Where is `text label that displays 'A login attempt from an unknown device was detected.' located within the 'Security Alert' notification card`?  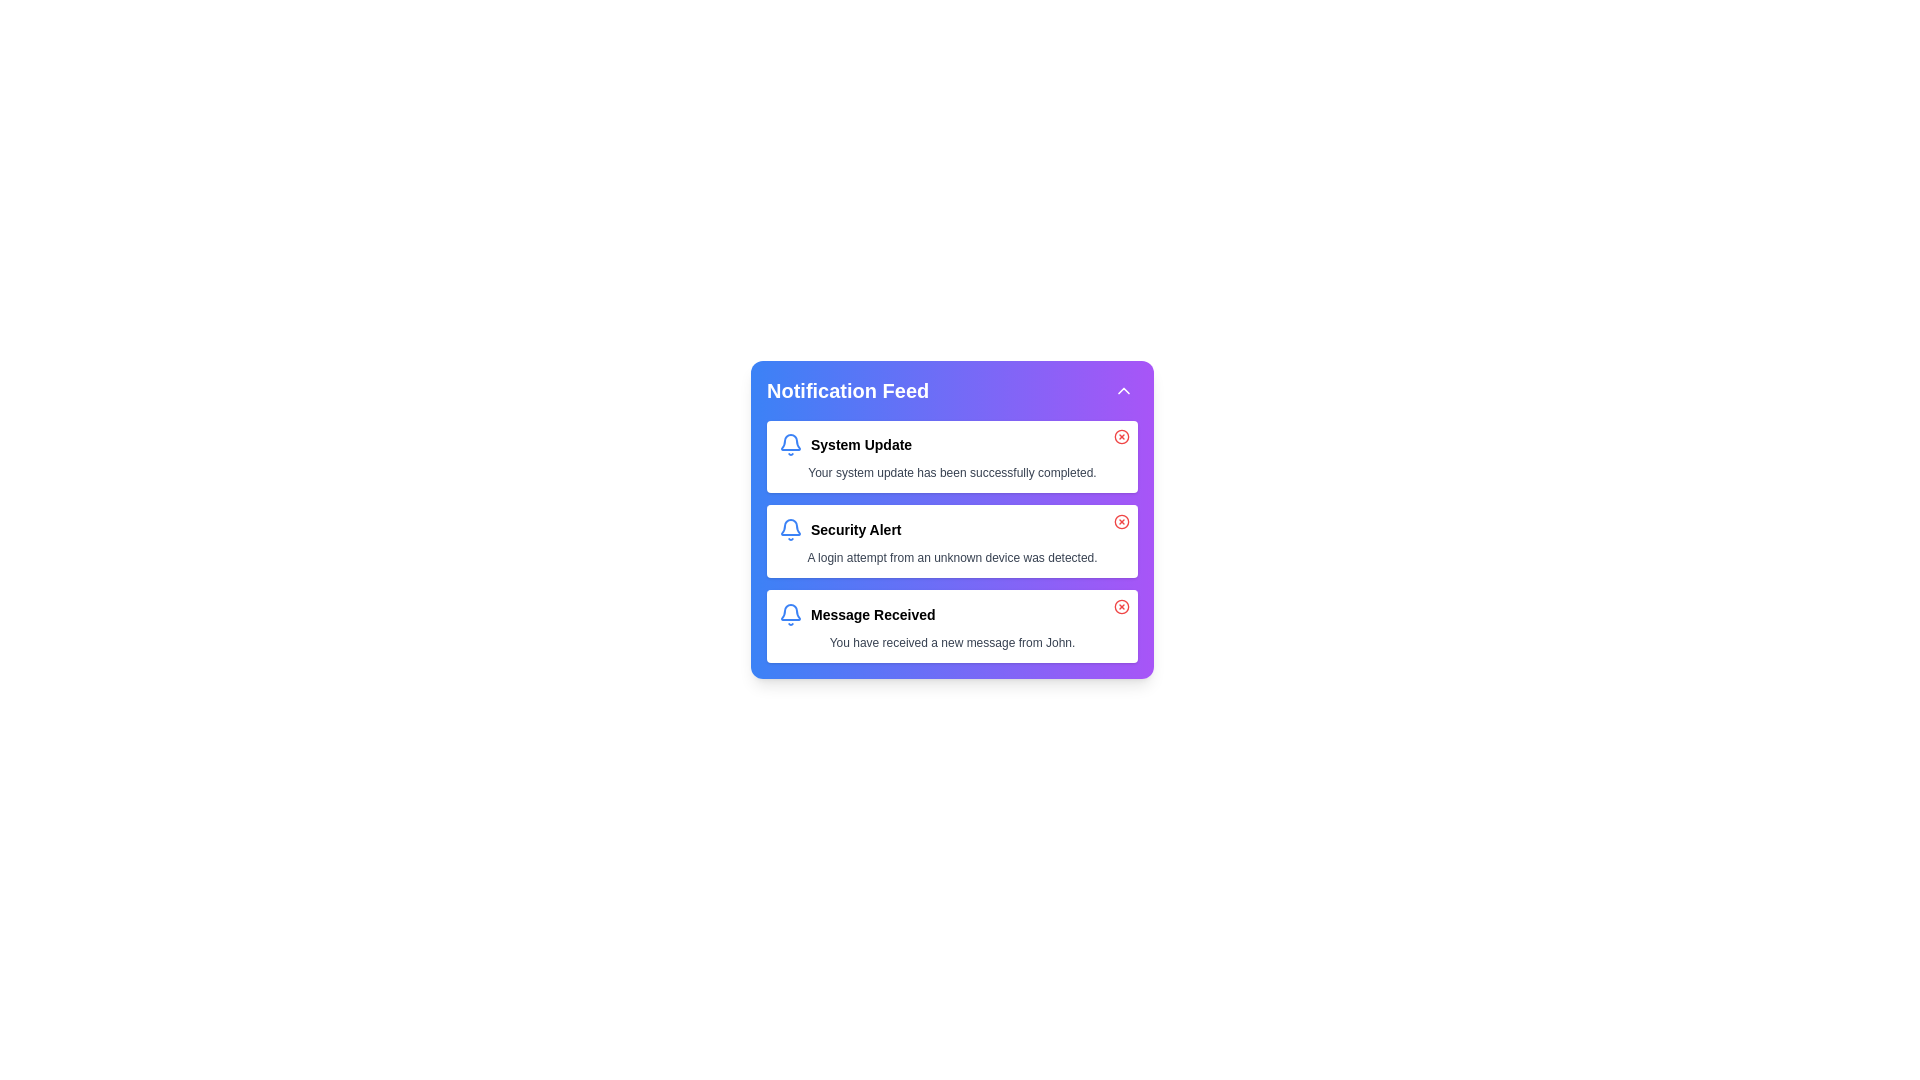 text label that displays 'A login attempt from an unknown device was detected.' located within the 'Security Alert' notification card is located at coordinates (951, 558).